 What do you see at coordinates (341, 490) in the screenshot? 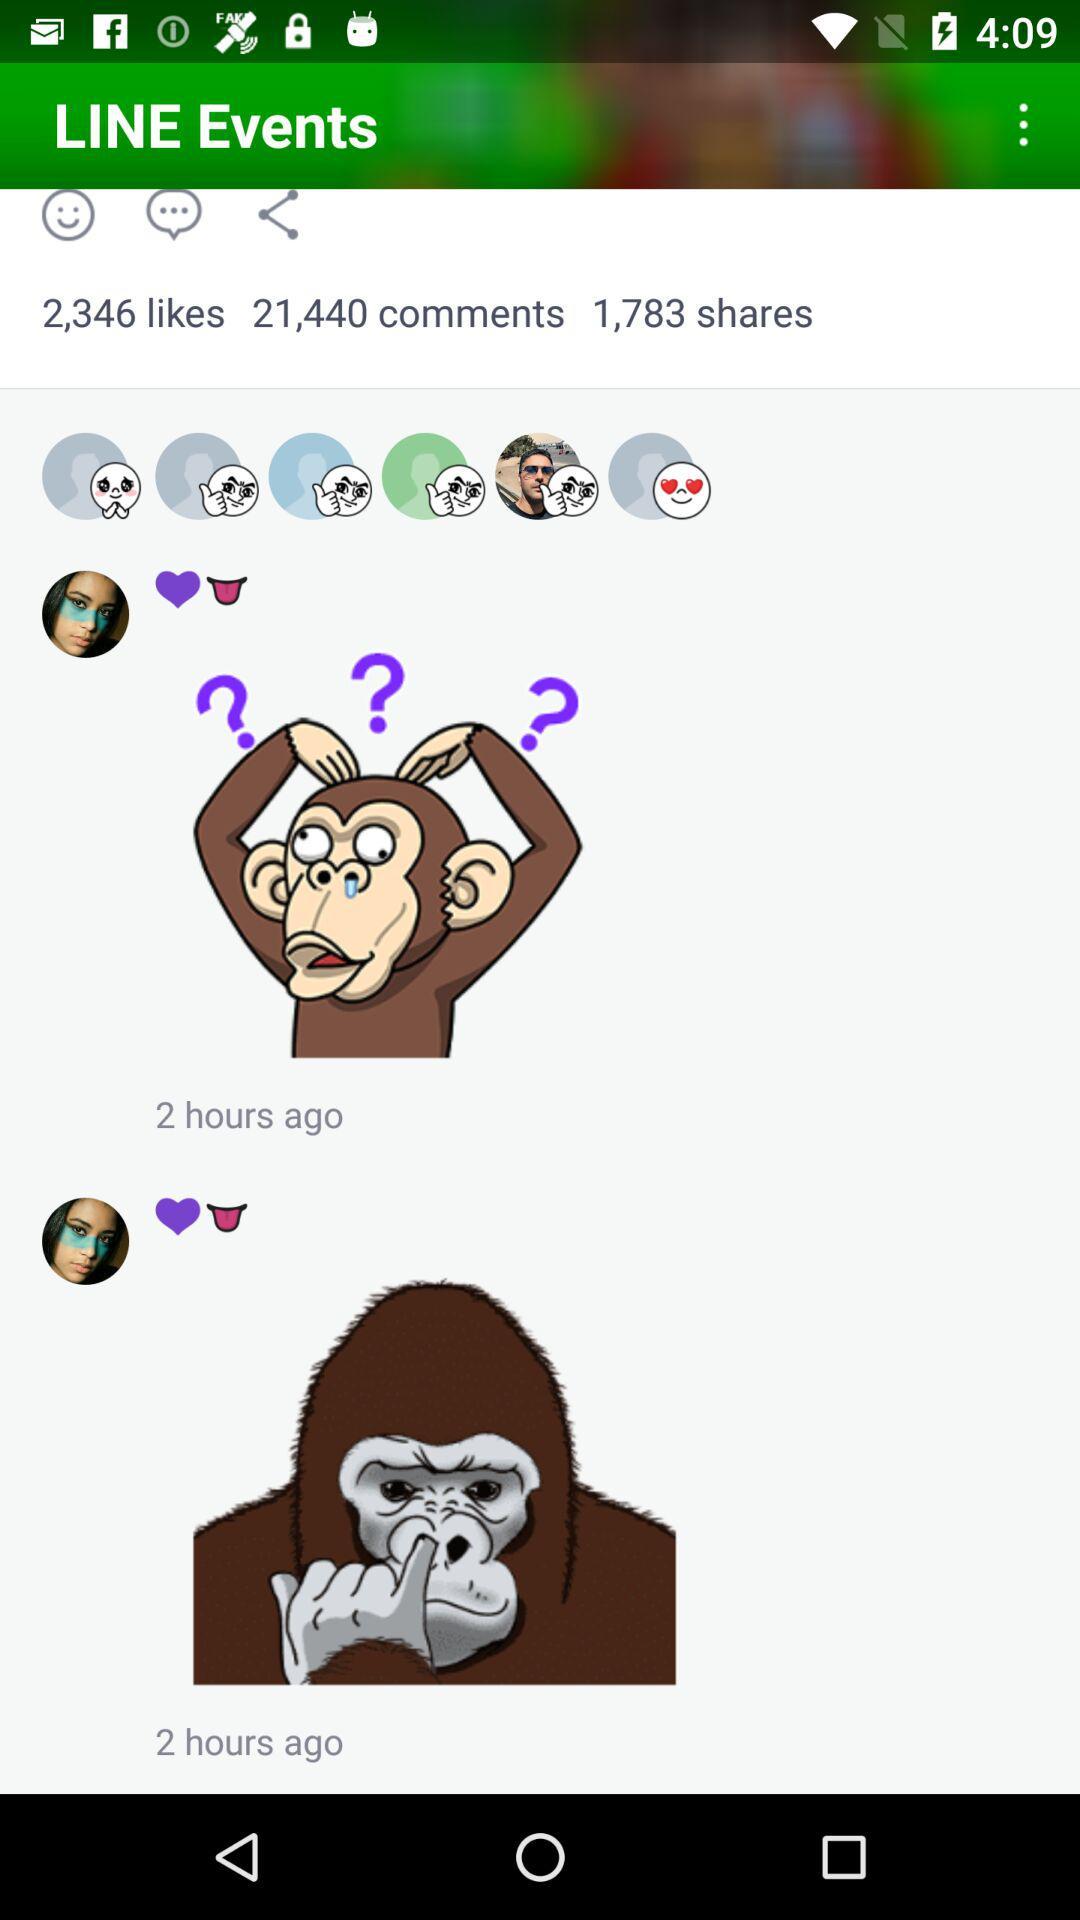
I see `third emoji` at bounding box center [341, 490].